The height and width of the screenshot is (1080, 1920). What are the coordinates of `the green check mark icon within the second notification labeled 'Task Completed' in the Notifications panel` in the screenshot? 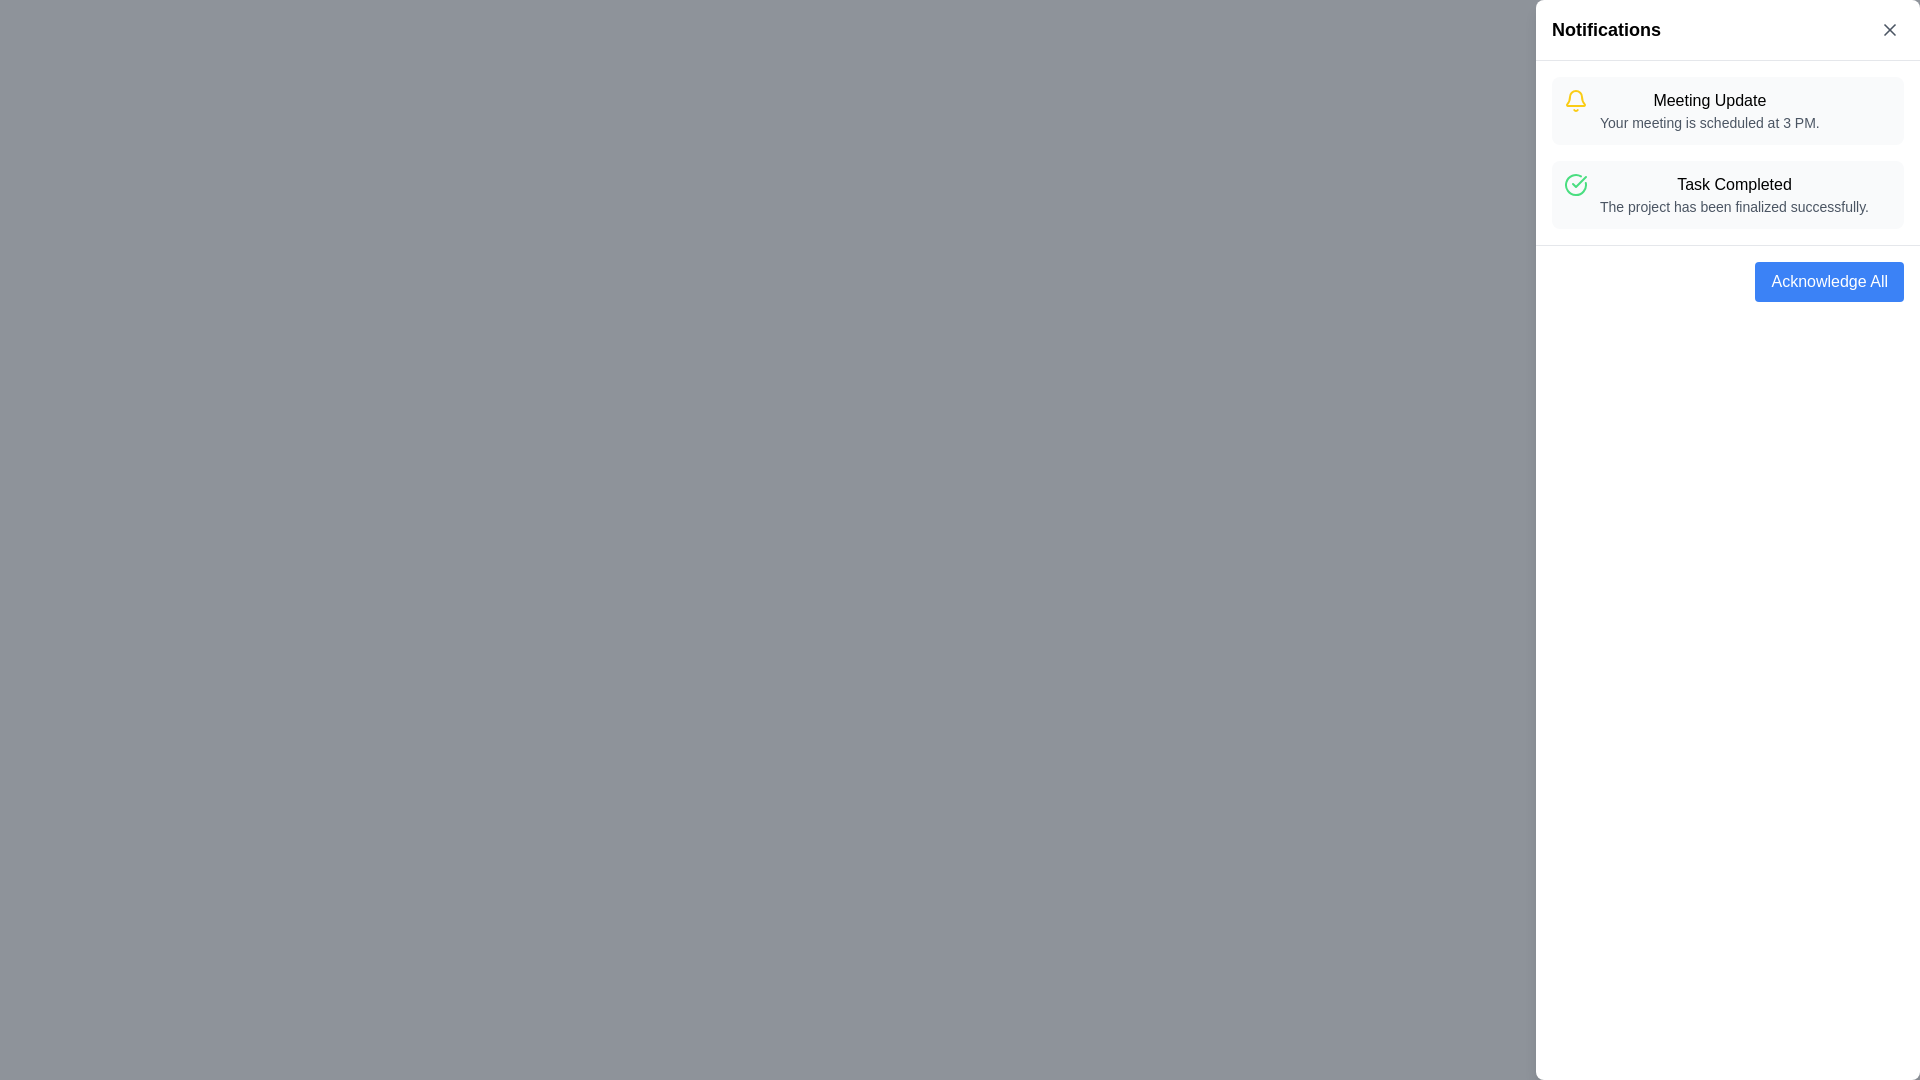 It's located at (1578, 181).